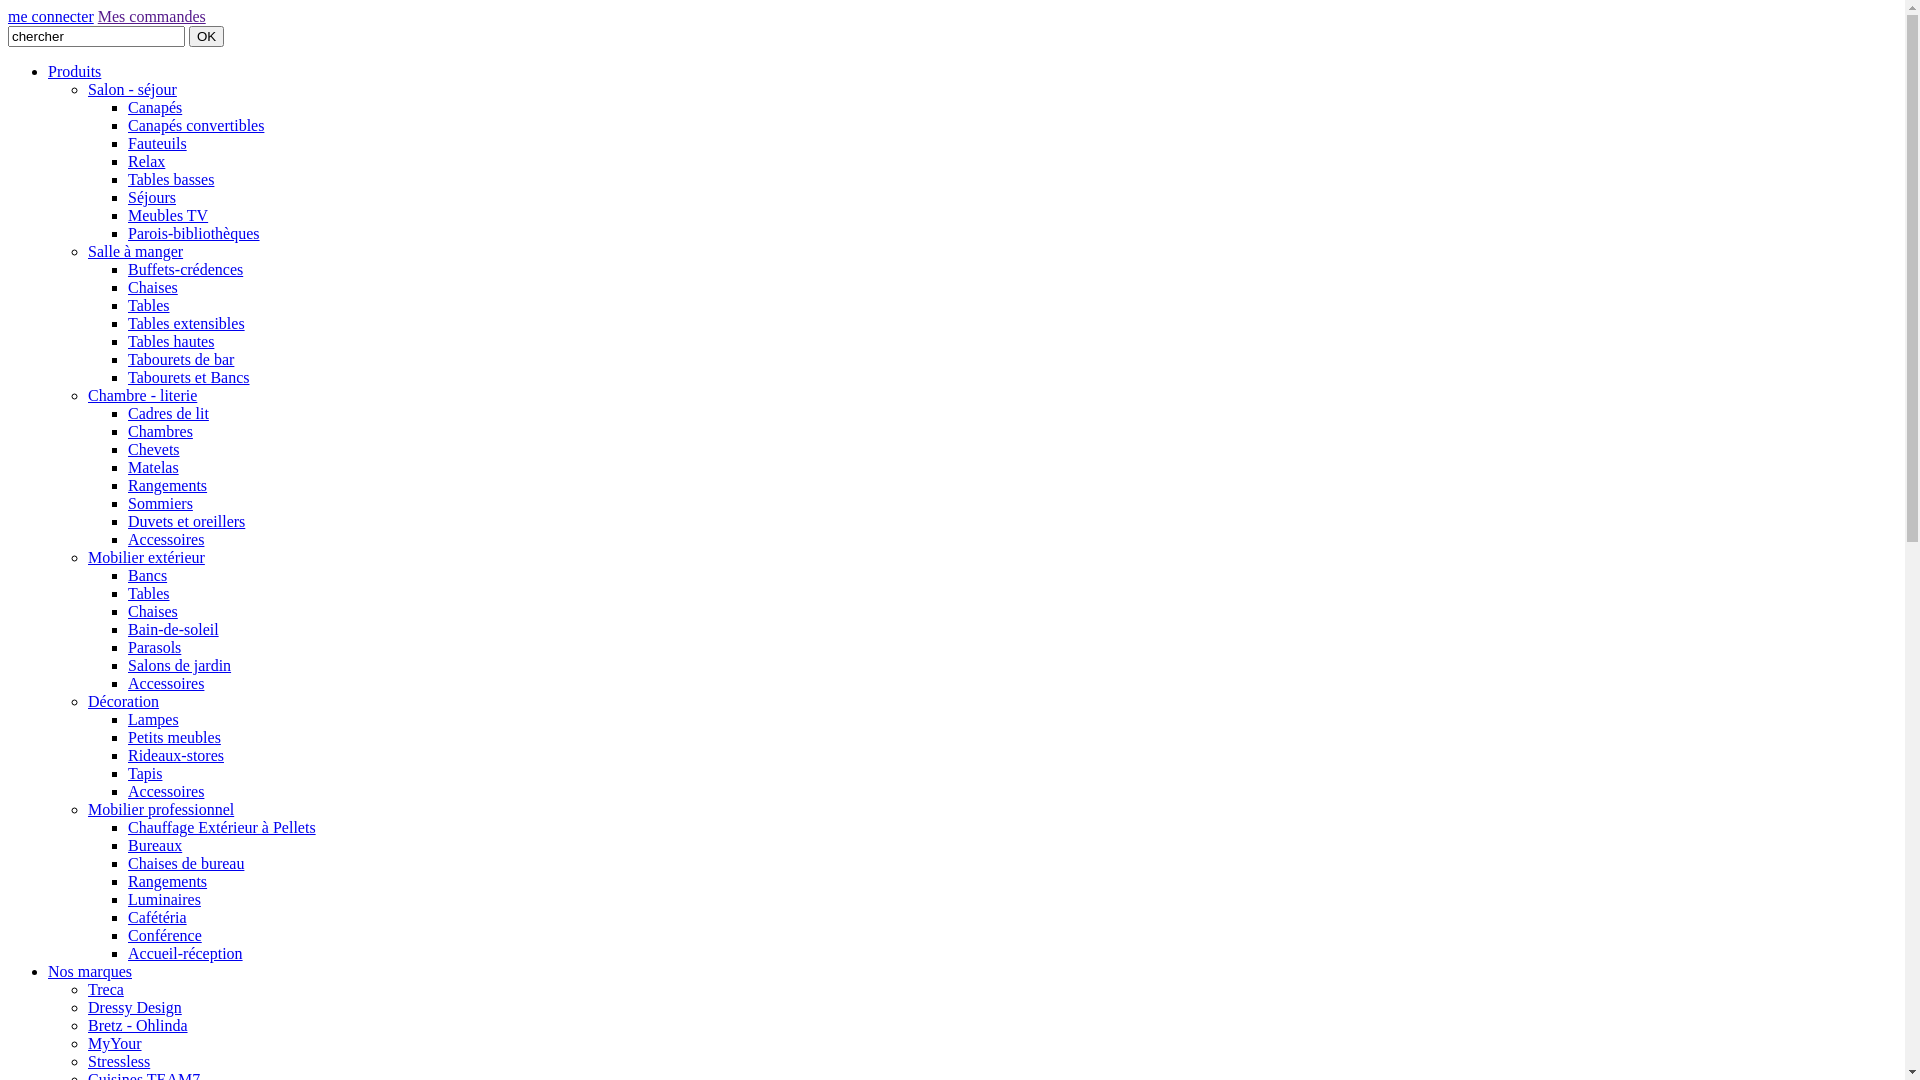  What do you see at coordinates (127, 178) in the screenshot?
I see `'Tables basses'` at bounding box center [127, 178].